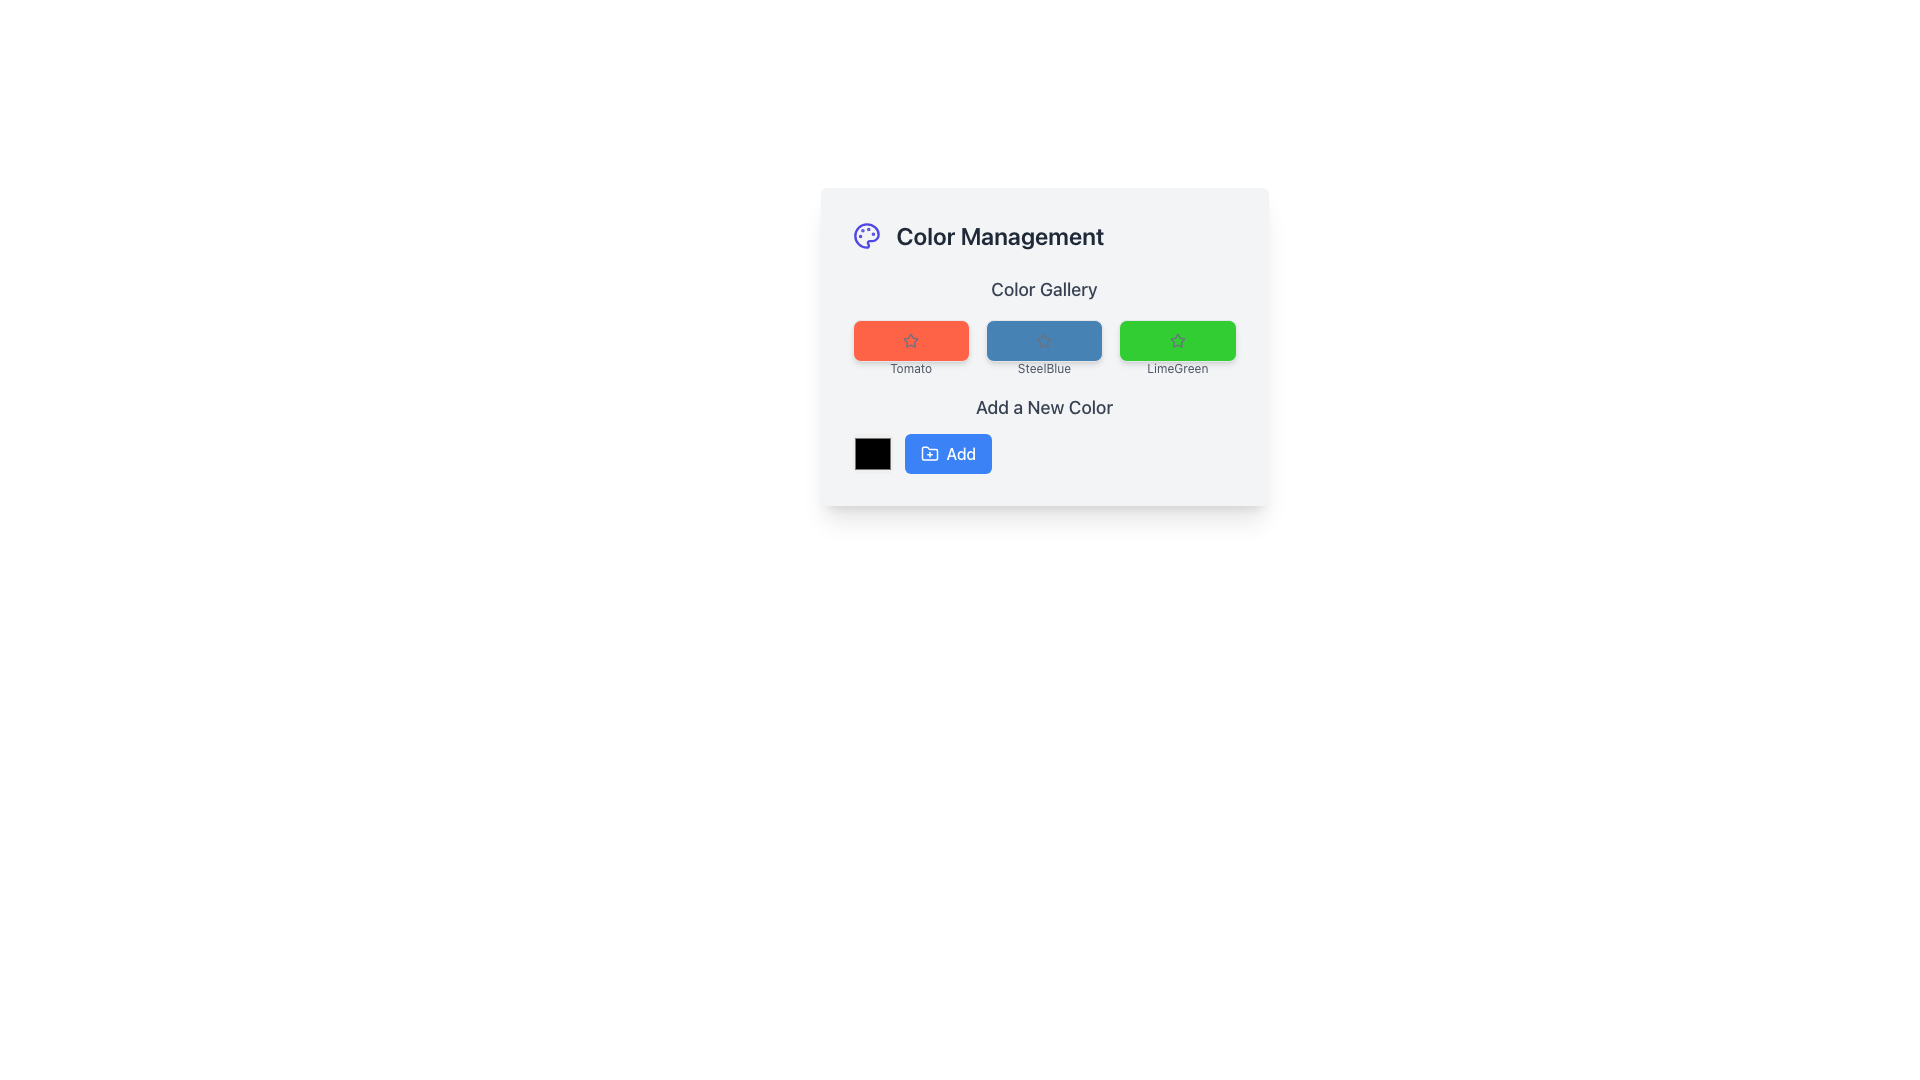 The image size is (1920, 1080). Describe the element at coordinates (866, 234) in the screenshot. I see `the palette icon in the 'Color Management' panel, characterized by its intricate outline and vivid gradient colors` at that location.